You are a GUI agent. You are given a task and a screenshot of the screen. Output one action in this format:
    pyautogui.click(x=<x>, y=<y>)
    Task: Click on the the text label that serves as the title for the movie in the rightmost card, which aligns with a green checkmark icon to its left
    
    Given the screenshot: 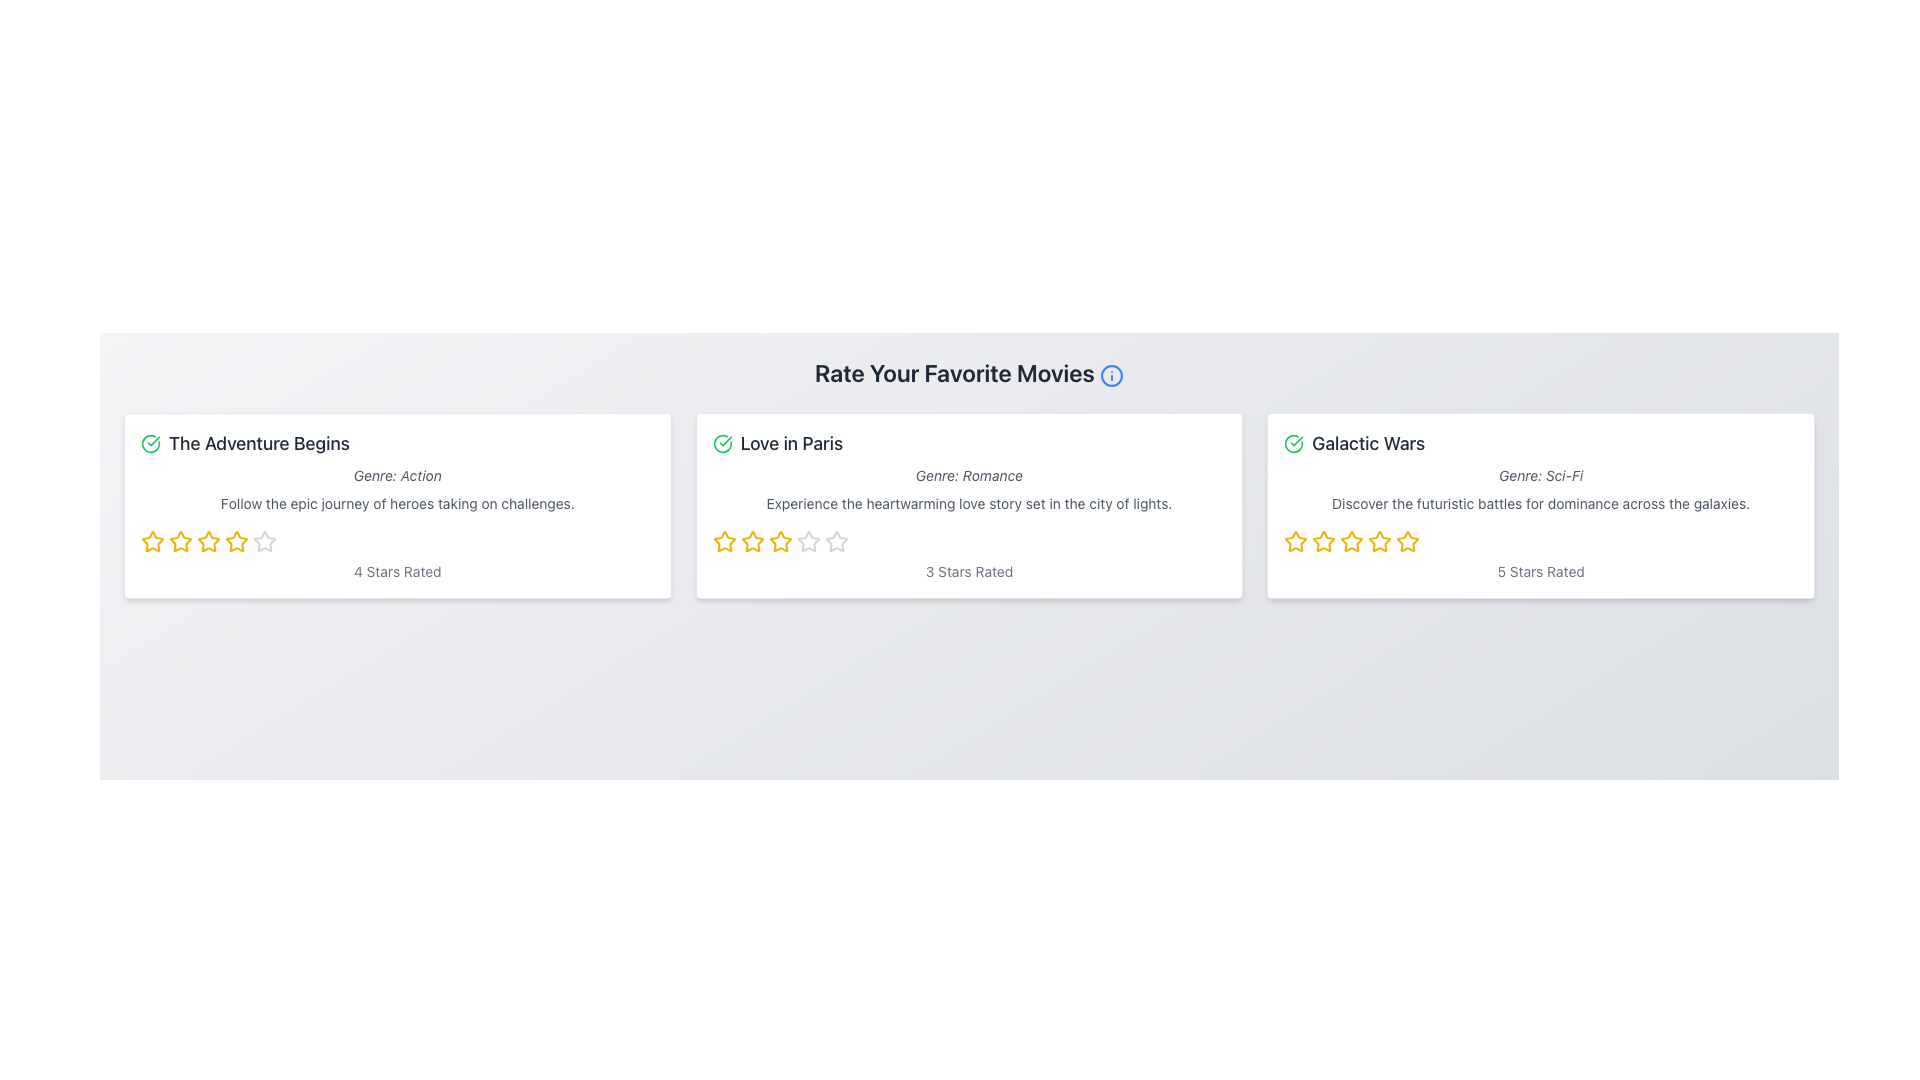 What is the action you would take?
    pyautogui.click(x=1367, y=442)
    